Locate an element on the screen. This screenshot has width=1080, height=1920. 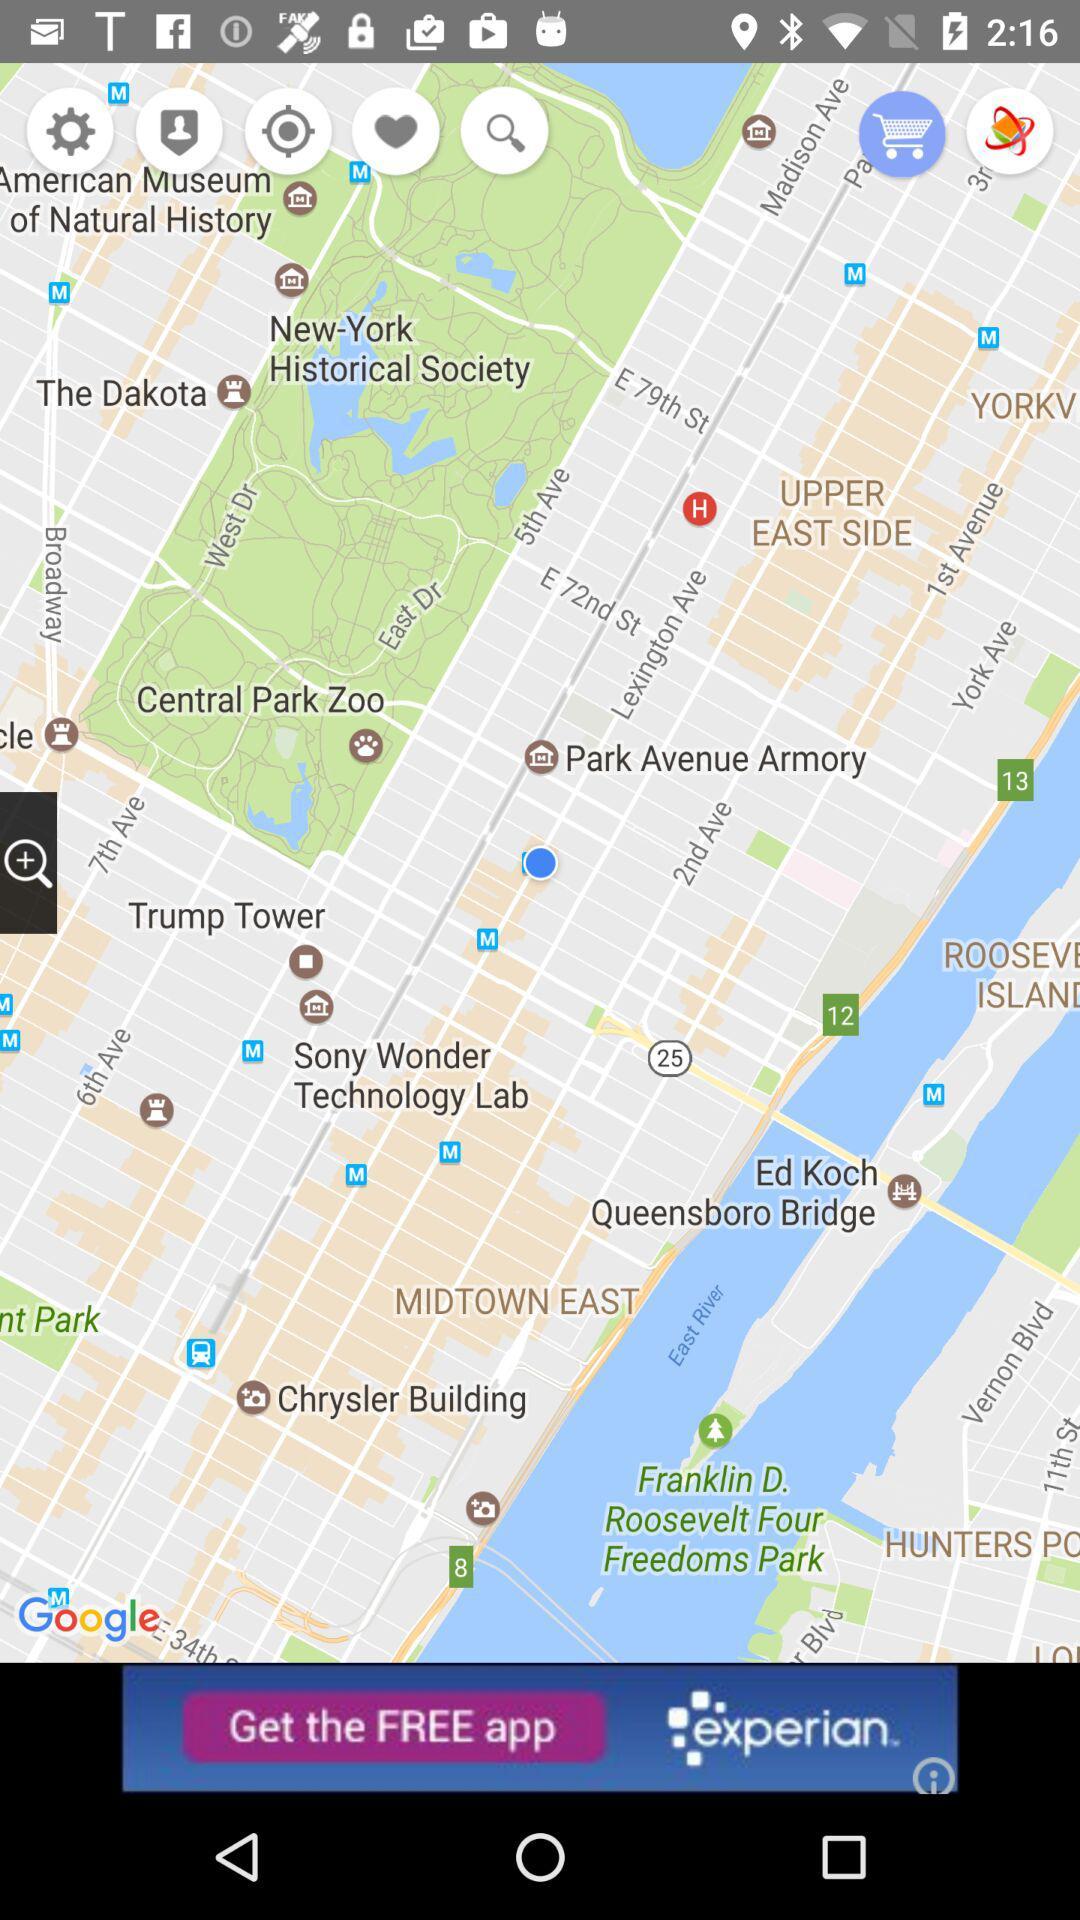
the avatar icon is located at coordinates (172, 132).